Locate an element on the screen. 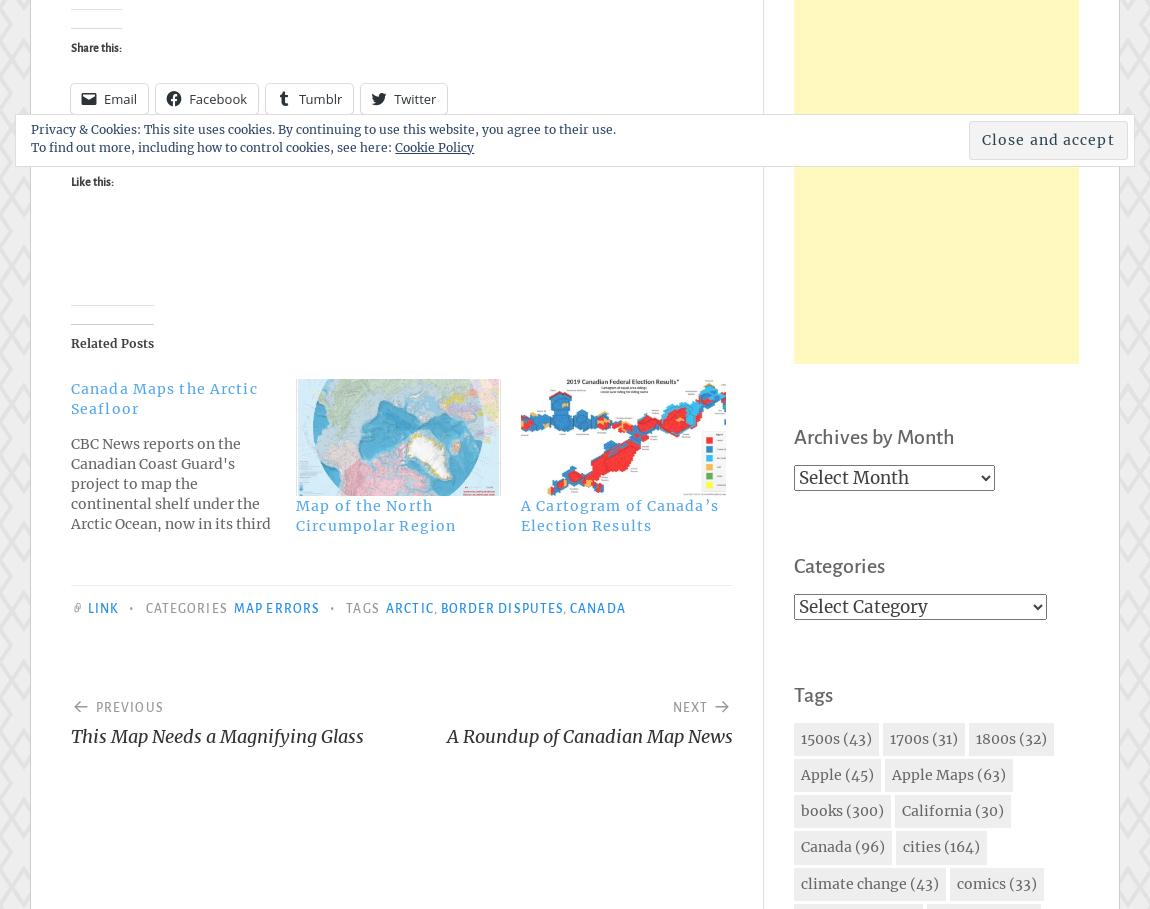 The image size is (1150, 909). '1800s' is located at coordinates (976, 738).